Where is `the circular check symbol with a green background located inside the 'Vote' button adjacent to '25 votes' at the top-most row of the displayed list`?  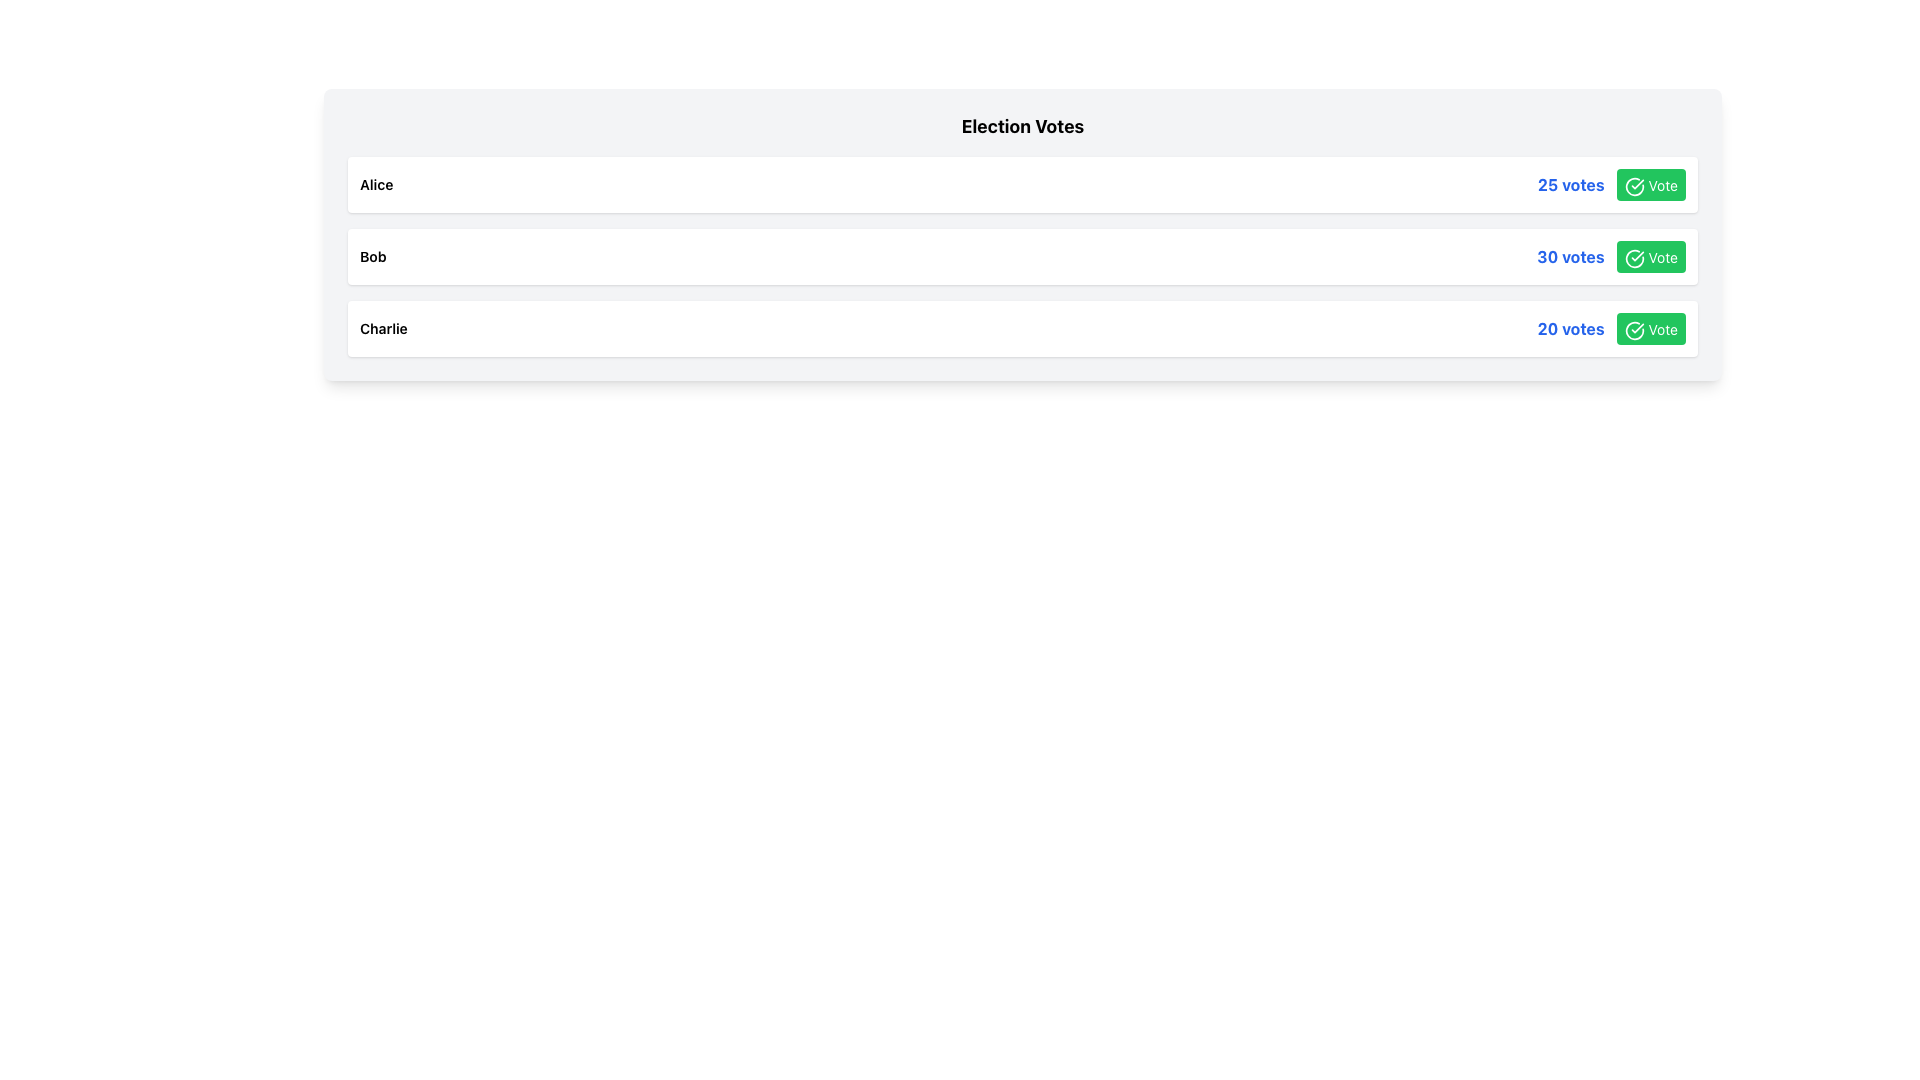
the circular check symbol with a green background located inside the 'Vote' button adjacent to '25 votes' at the top-most row of the displayed list is located at coordinates (1634, 186).